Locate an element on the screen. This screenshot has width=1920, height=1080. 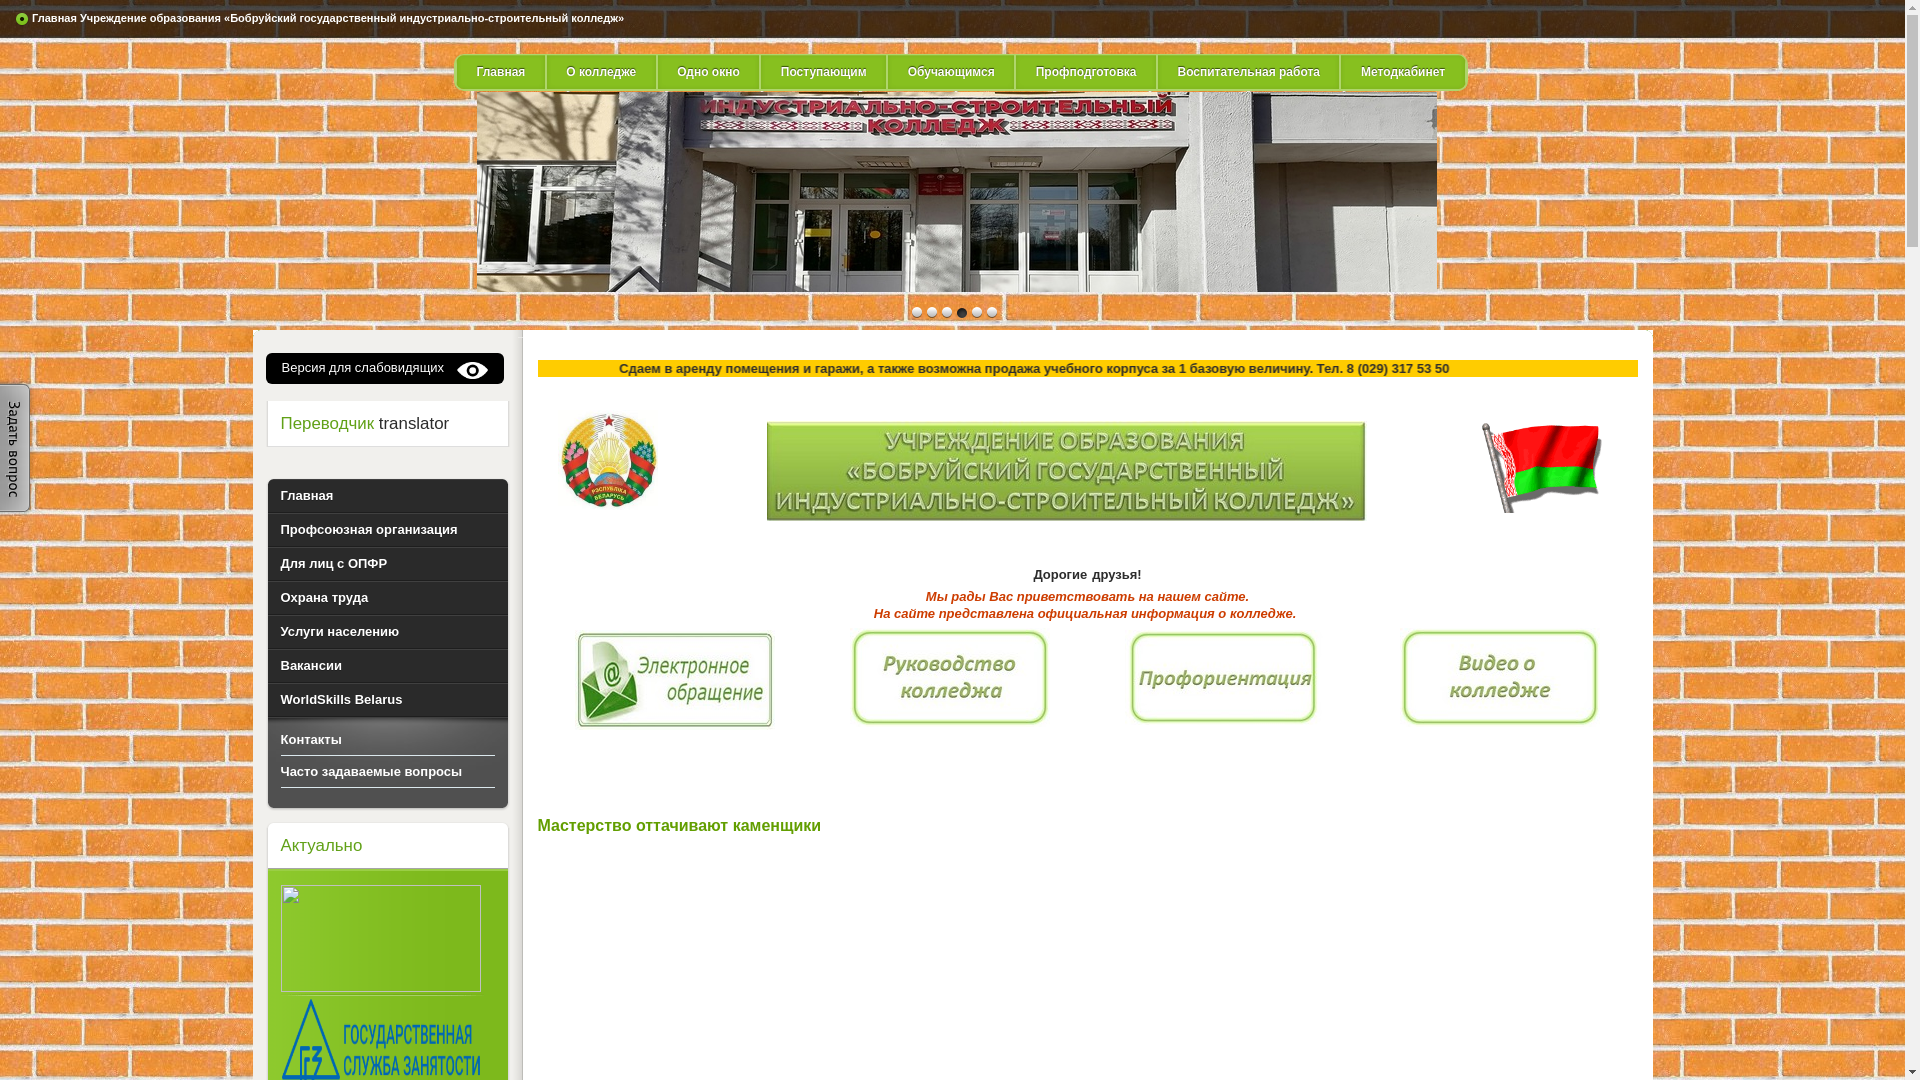
'5' is located at coordinates (990, 312).